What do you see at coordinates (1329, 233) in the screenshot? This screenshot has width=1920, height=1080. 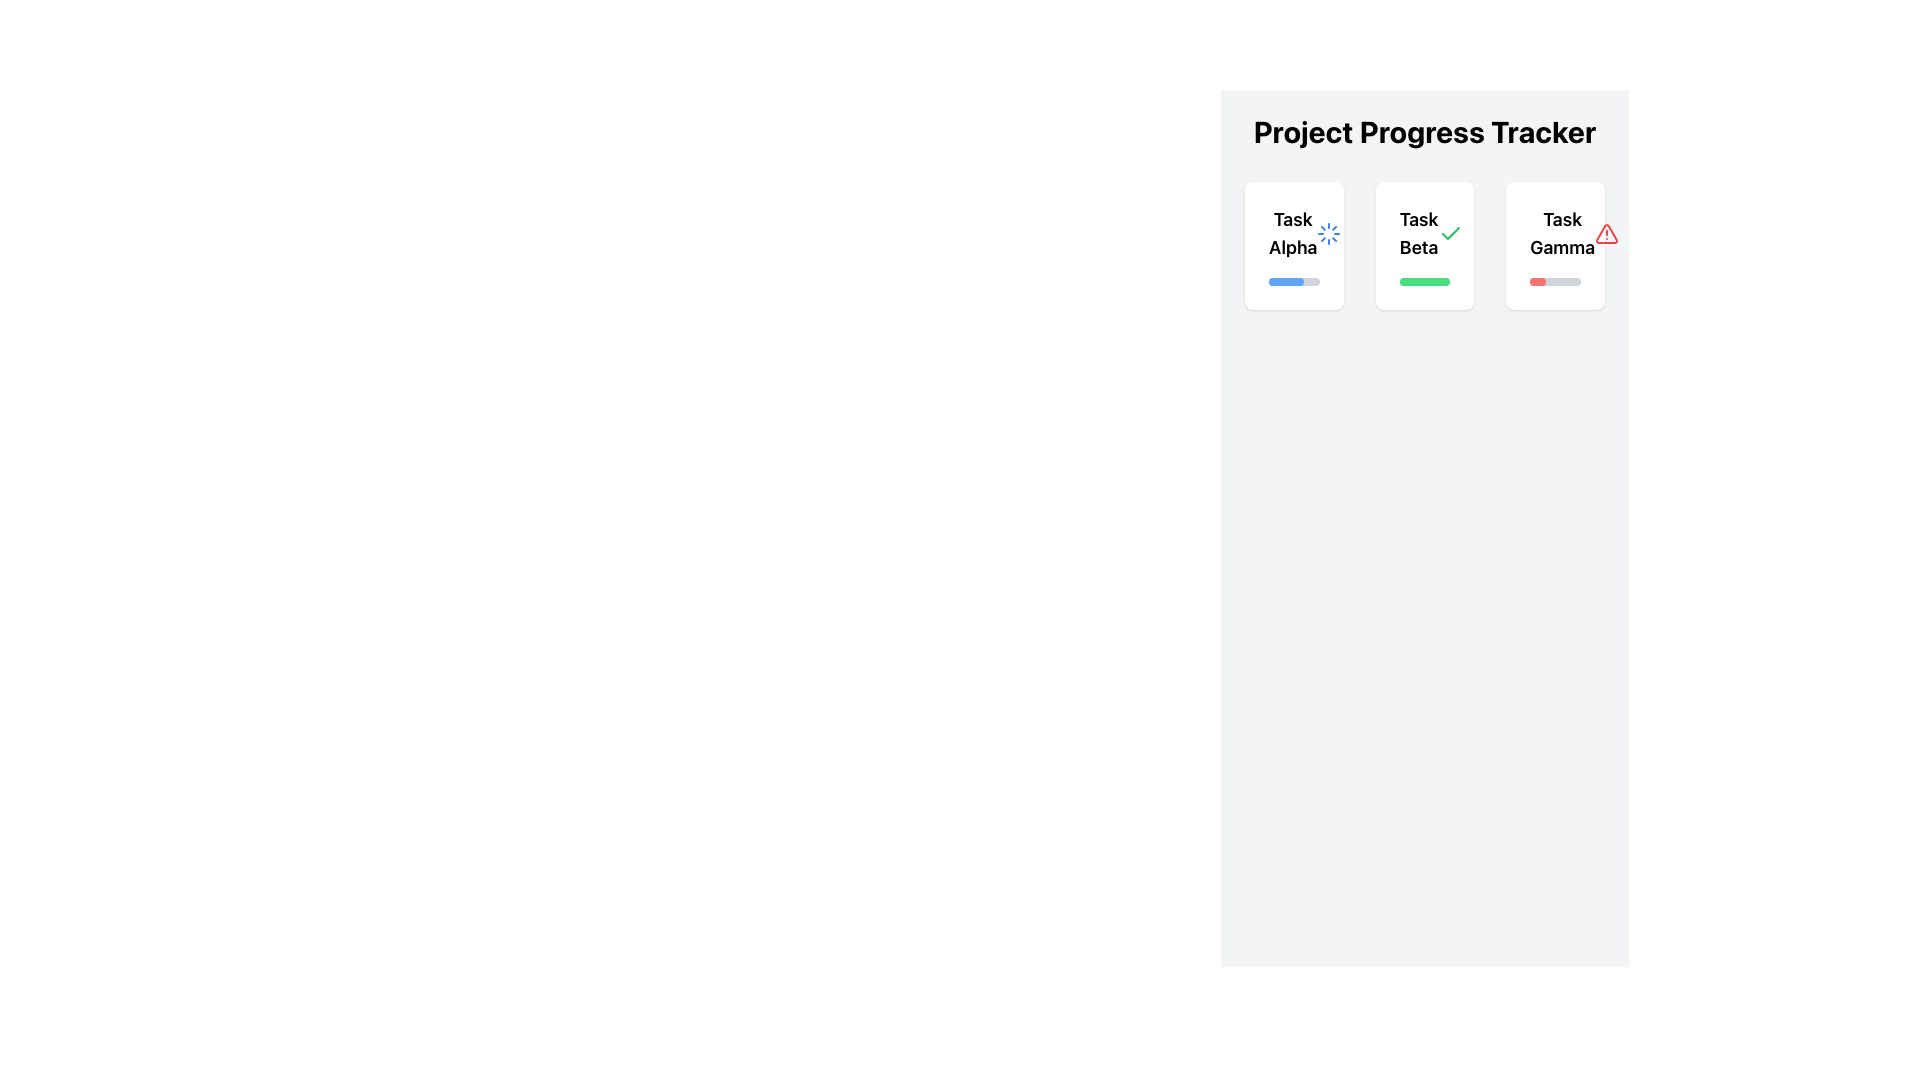 I see `the loader or spinner icon located in the upper-right area of the 'Task Alpha' card in the 'Project Progress Tracker' interface, which features blue lines radiating outward on a white background` at bounding box center [1329, 233].